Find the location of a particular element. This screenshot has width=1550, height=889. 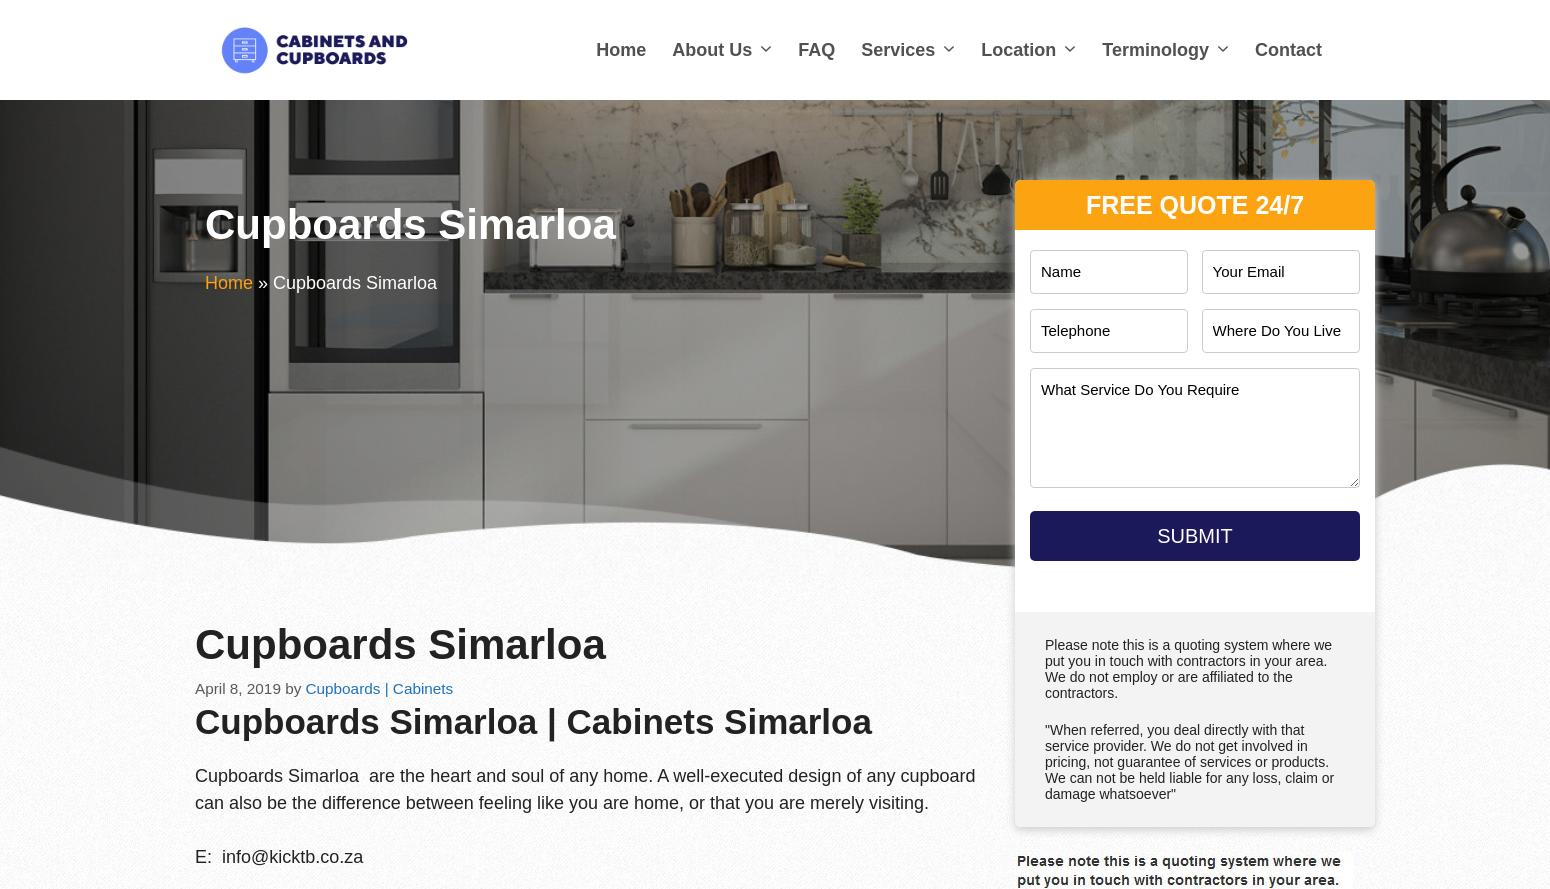

'Free Quote 24/7' is located at coordinates (1194, 204).